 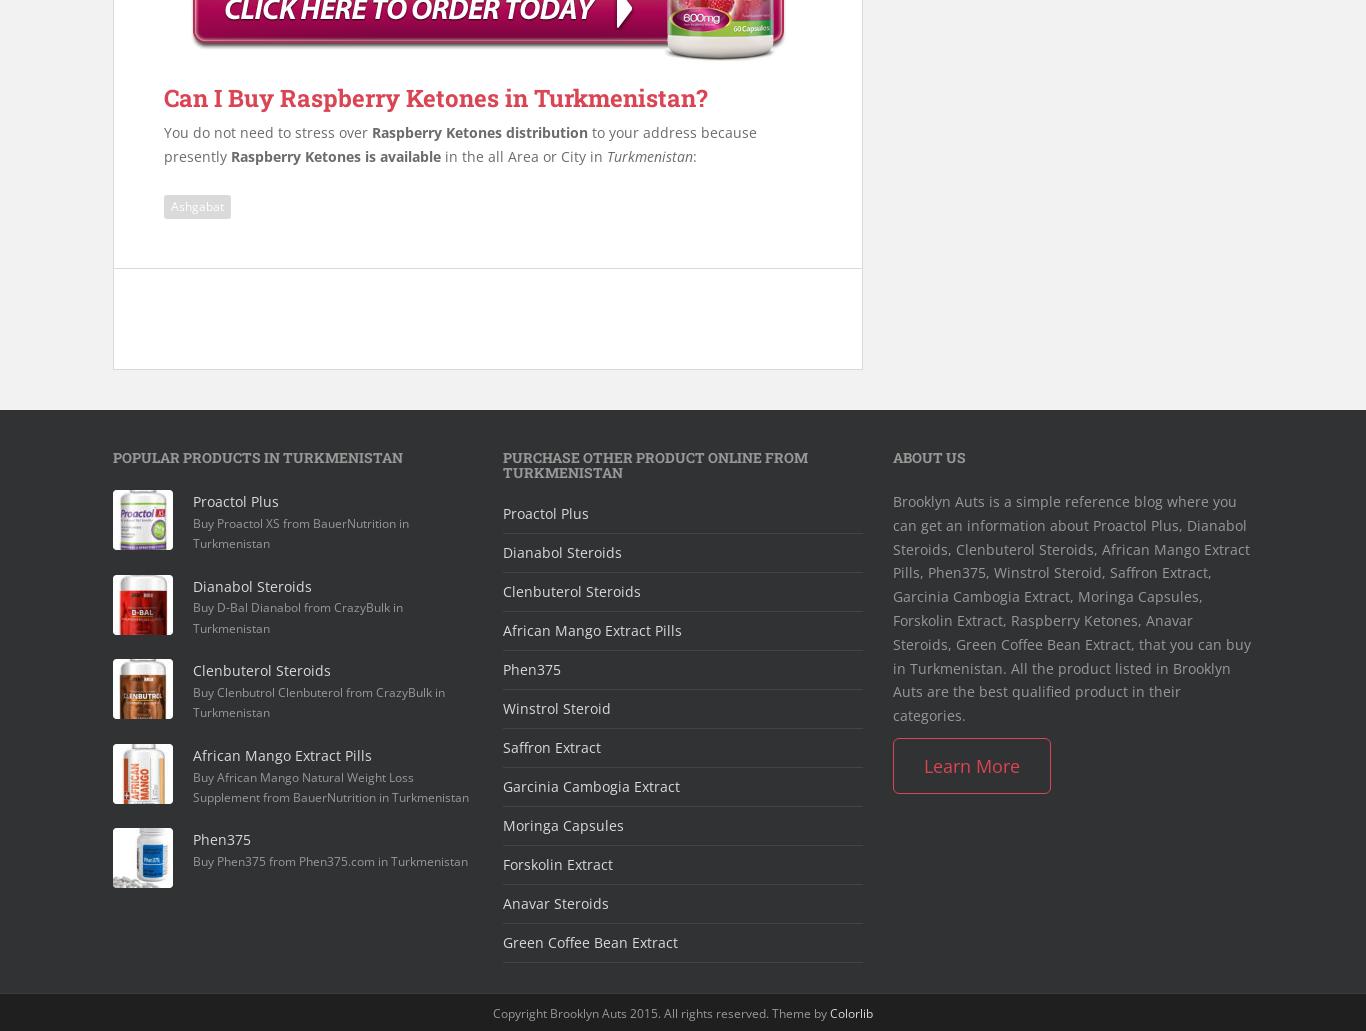 What do you see at coordinates (850, 1012) in the screenshot?
I see `'Colorlib'` at bounding box center [850, 1012].